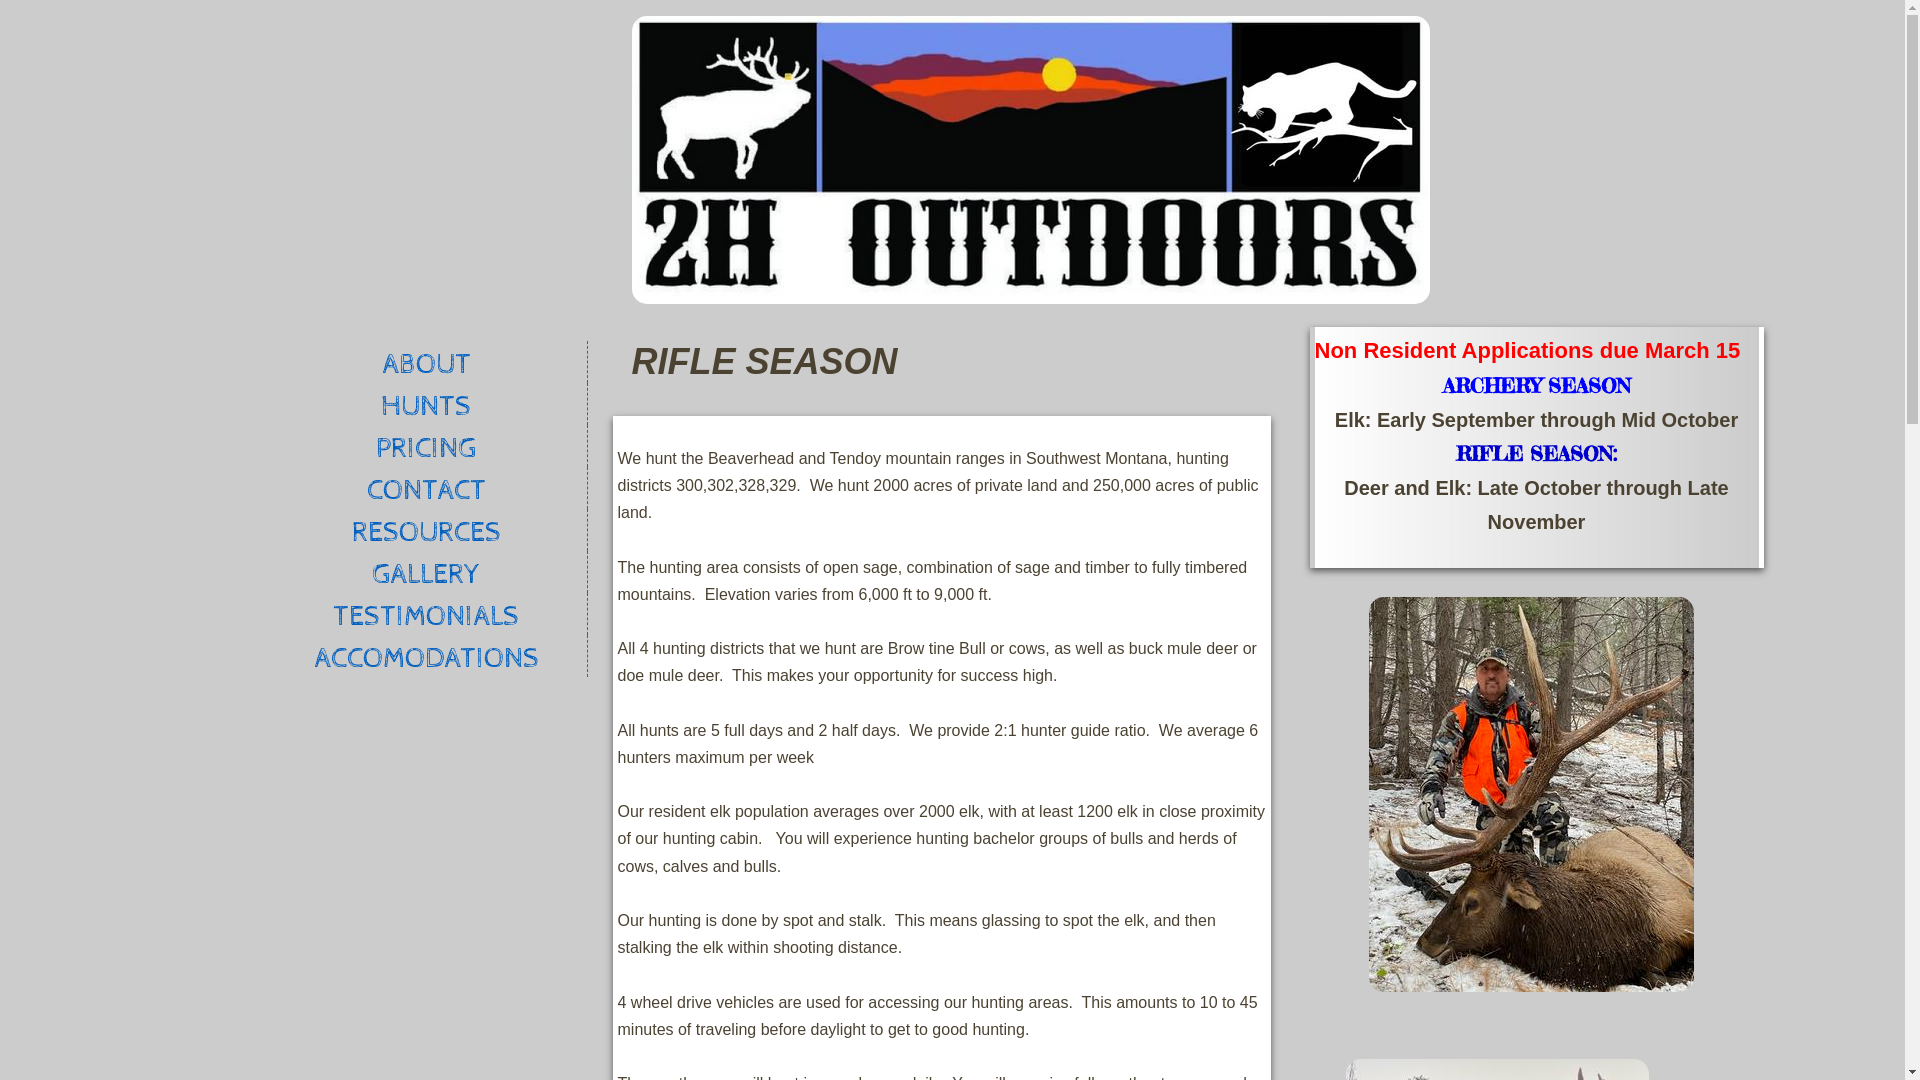 The width and height of the screenshot is (1920, 1080). I want to click on 'CONTACT', so click(264, 488).